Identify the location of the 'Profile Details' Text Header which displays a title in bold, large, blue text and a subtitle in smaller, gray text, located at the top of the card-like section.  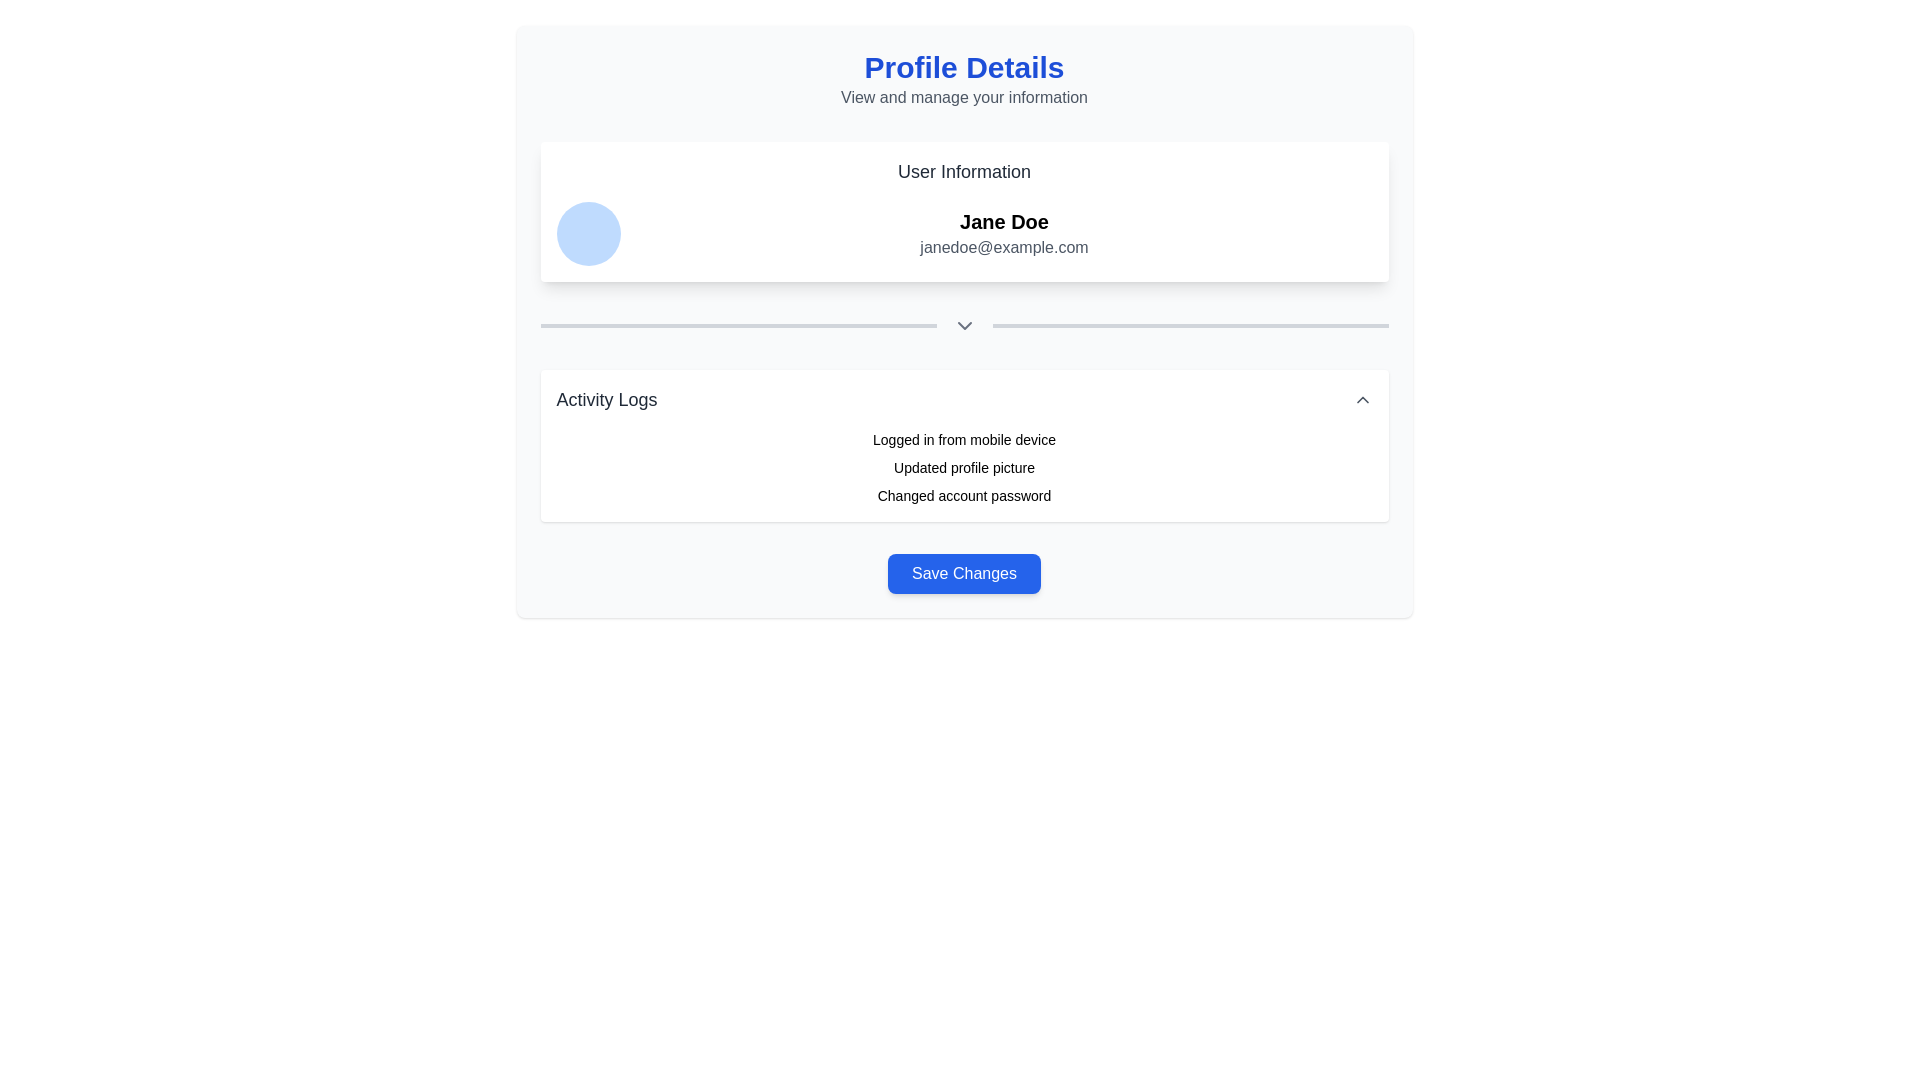
(964, 79).